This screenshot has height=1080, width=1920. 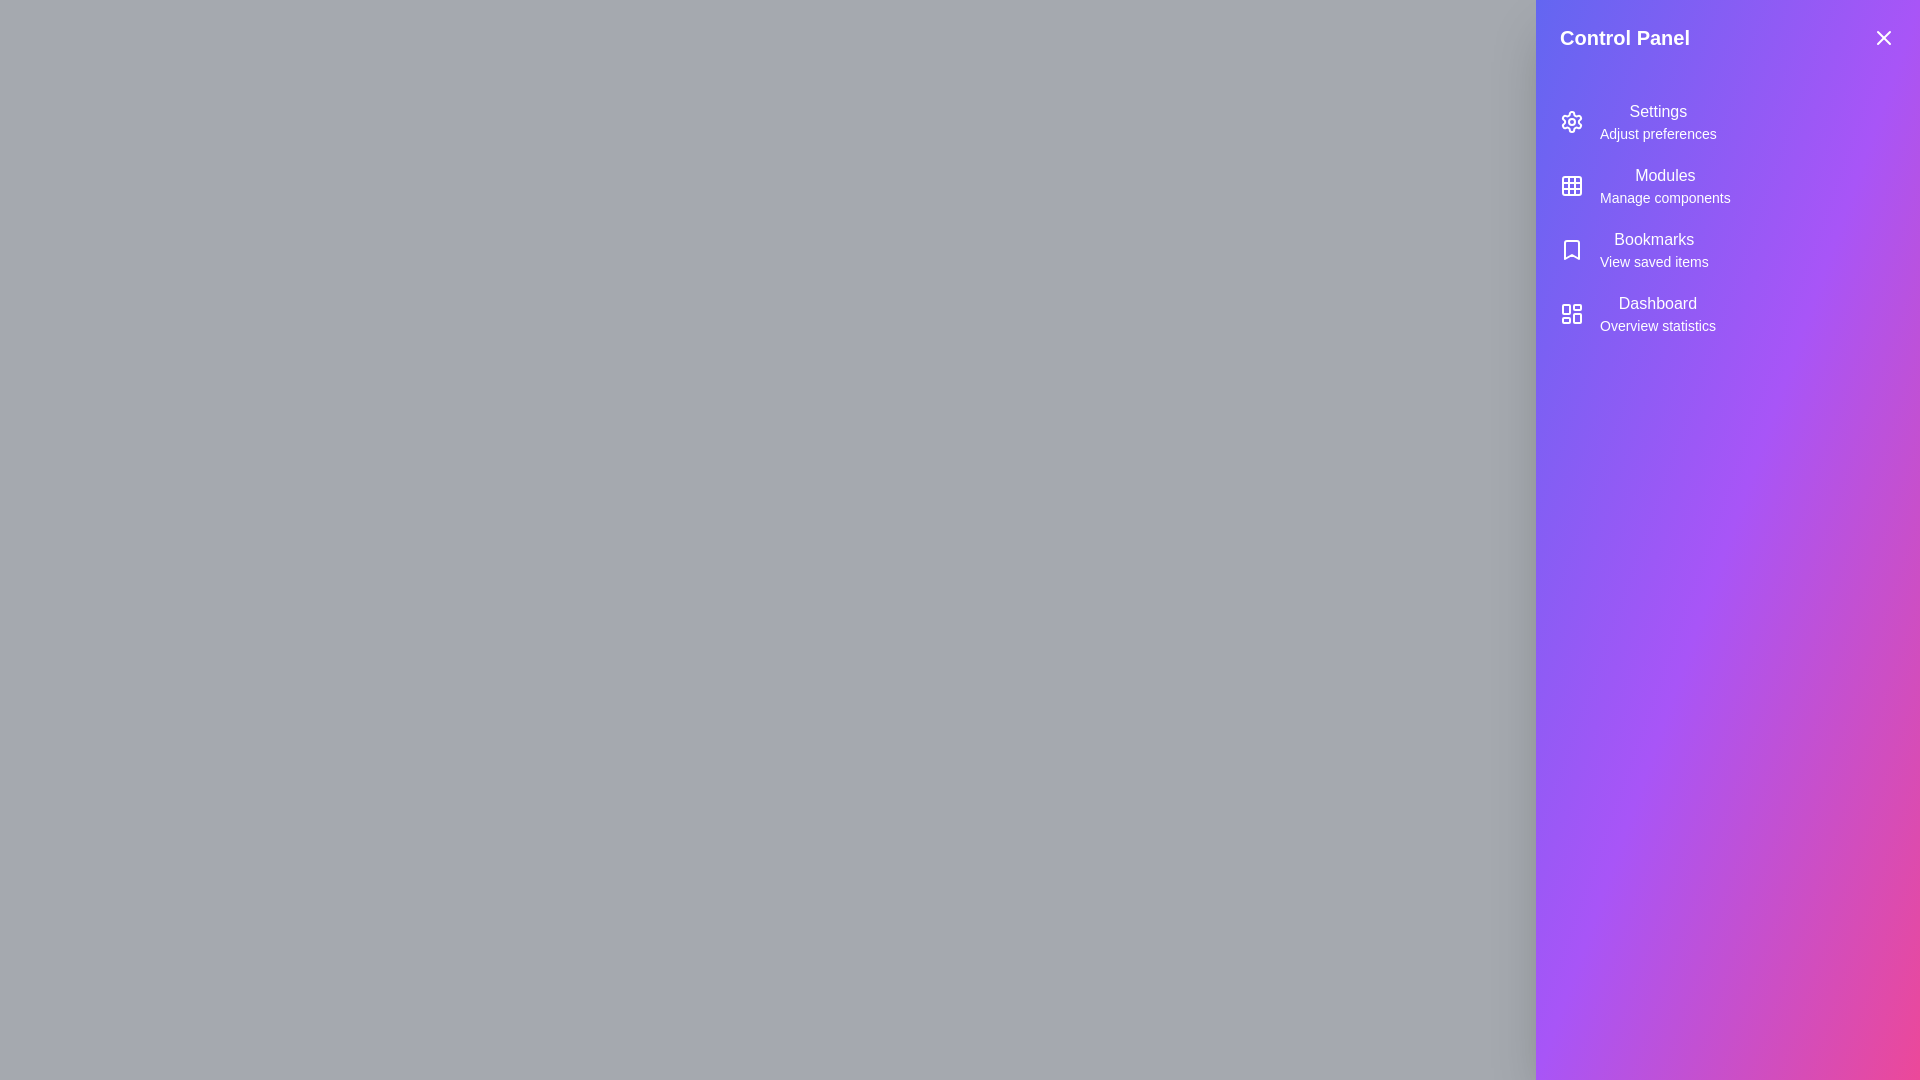 I want to click on the topmost text label in the vertical navigation menu that guides users to settings-related features, located above 'Adjust preferences', so click(x=1658, y=111).